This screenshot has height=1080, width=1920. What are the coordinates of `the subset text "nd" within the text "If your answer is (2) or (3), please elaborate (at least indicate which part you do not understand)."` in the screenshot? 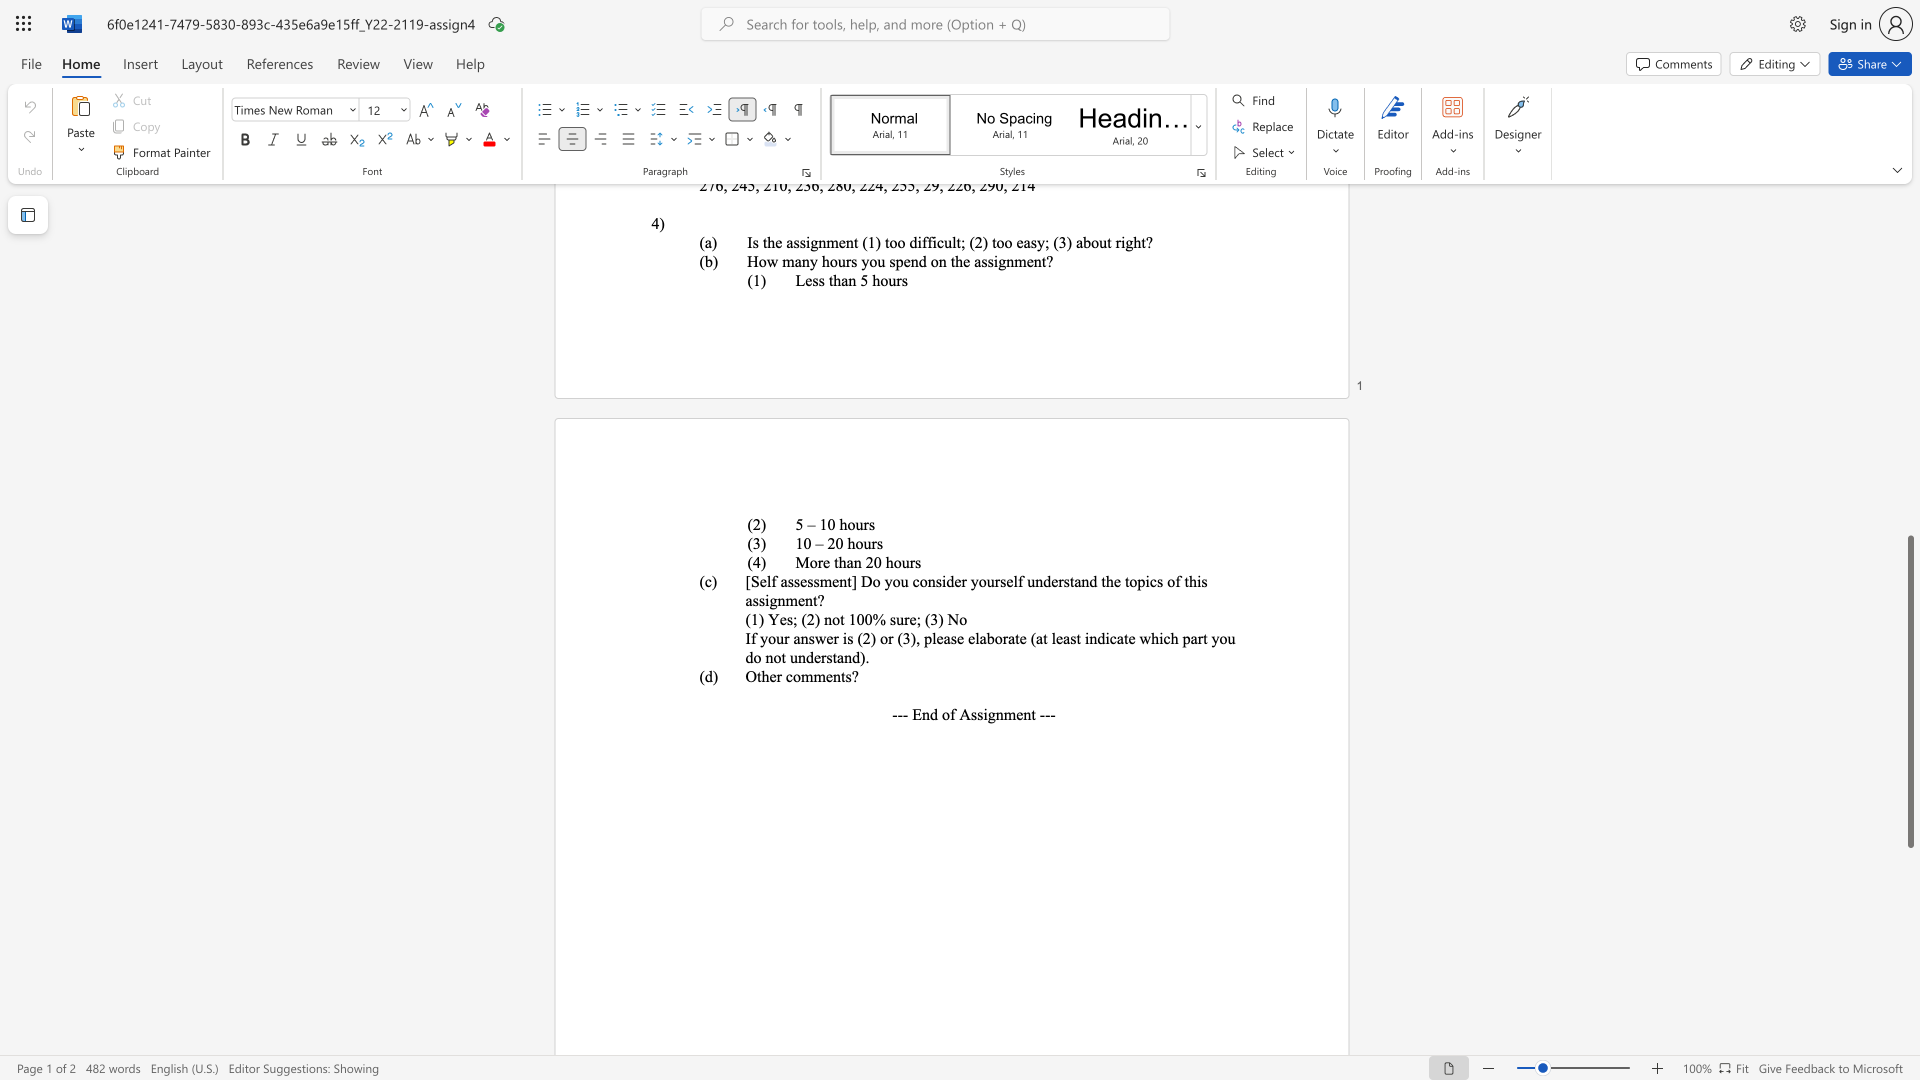 It's located at (1088, 638).